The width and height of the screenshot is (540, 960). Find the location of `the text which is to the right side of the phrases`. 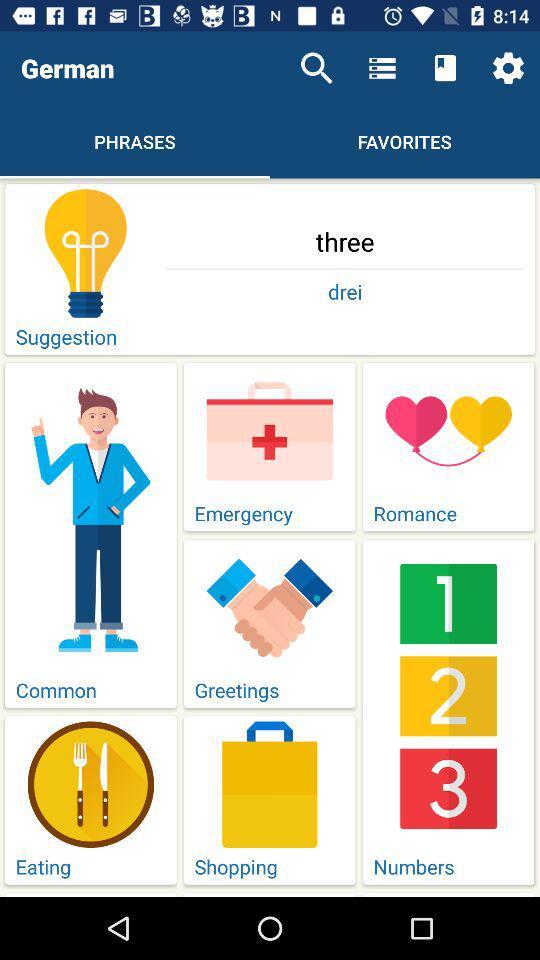

the text which is to the right side of the phrases is located at coordinates (405, 140).